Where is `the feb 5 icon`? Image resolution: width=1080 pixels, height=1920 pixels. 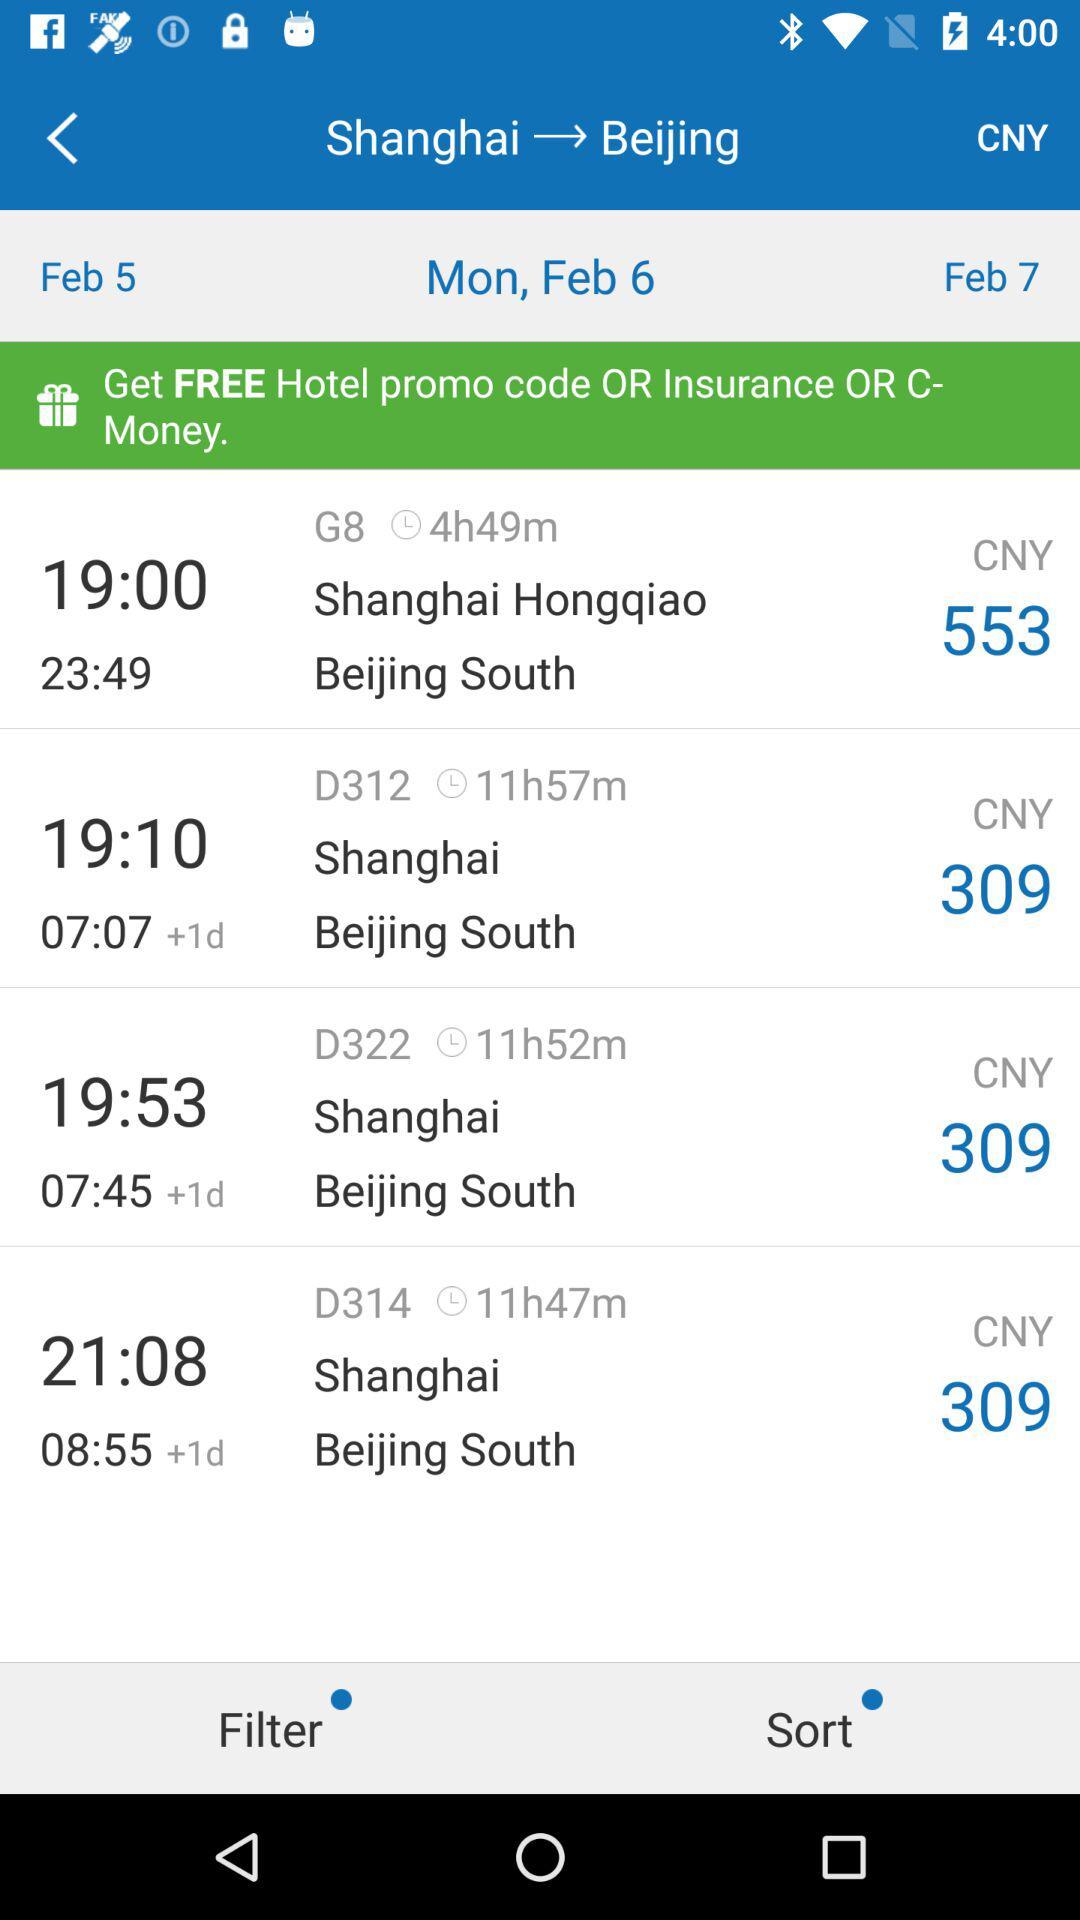 the feb 5 icon is located at coordinates (135, 274).